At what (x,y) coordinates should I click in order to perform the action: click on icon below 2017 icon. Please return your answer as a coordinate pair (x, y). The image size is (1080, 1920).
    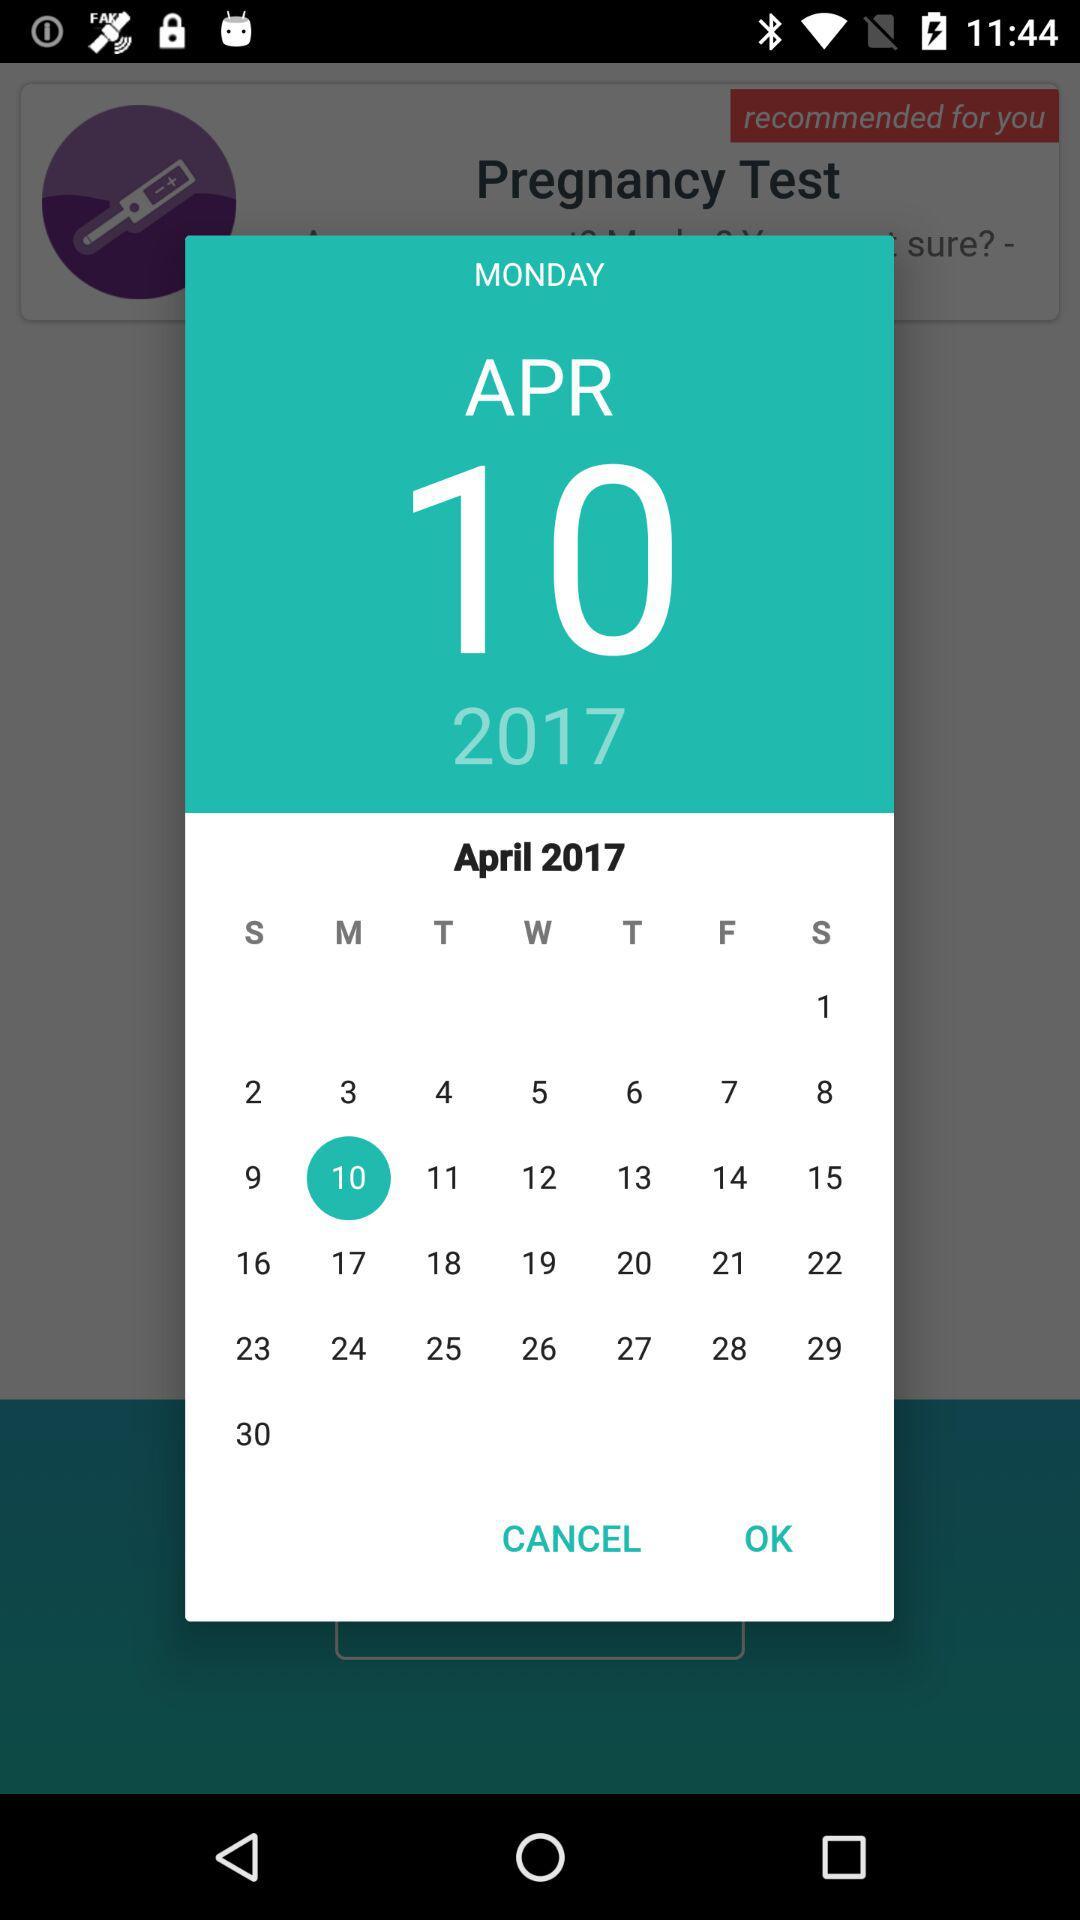
    Looking at the image, I should click on (538, 1143).